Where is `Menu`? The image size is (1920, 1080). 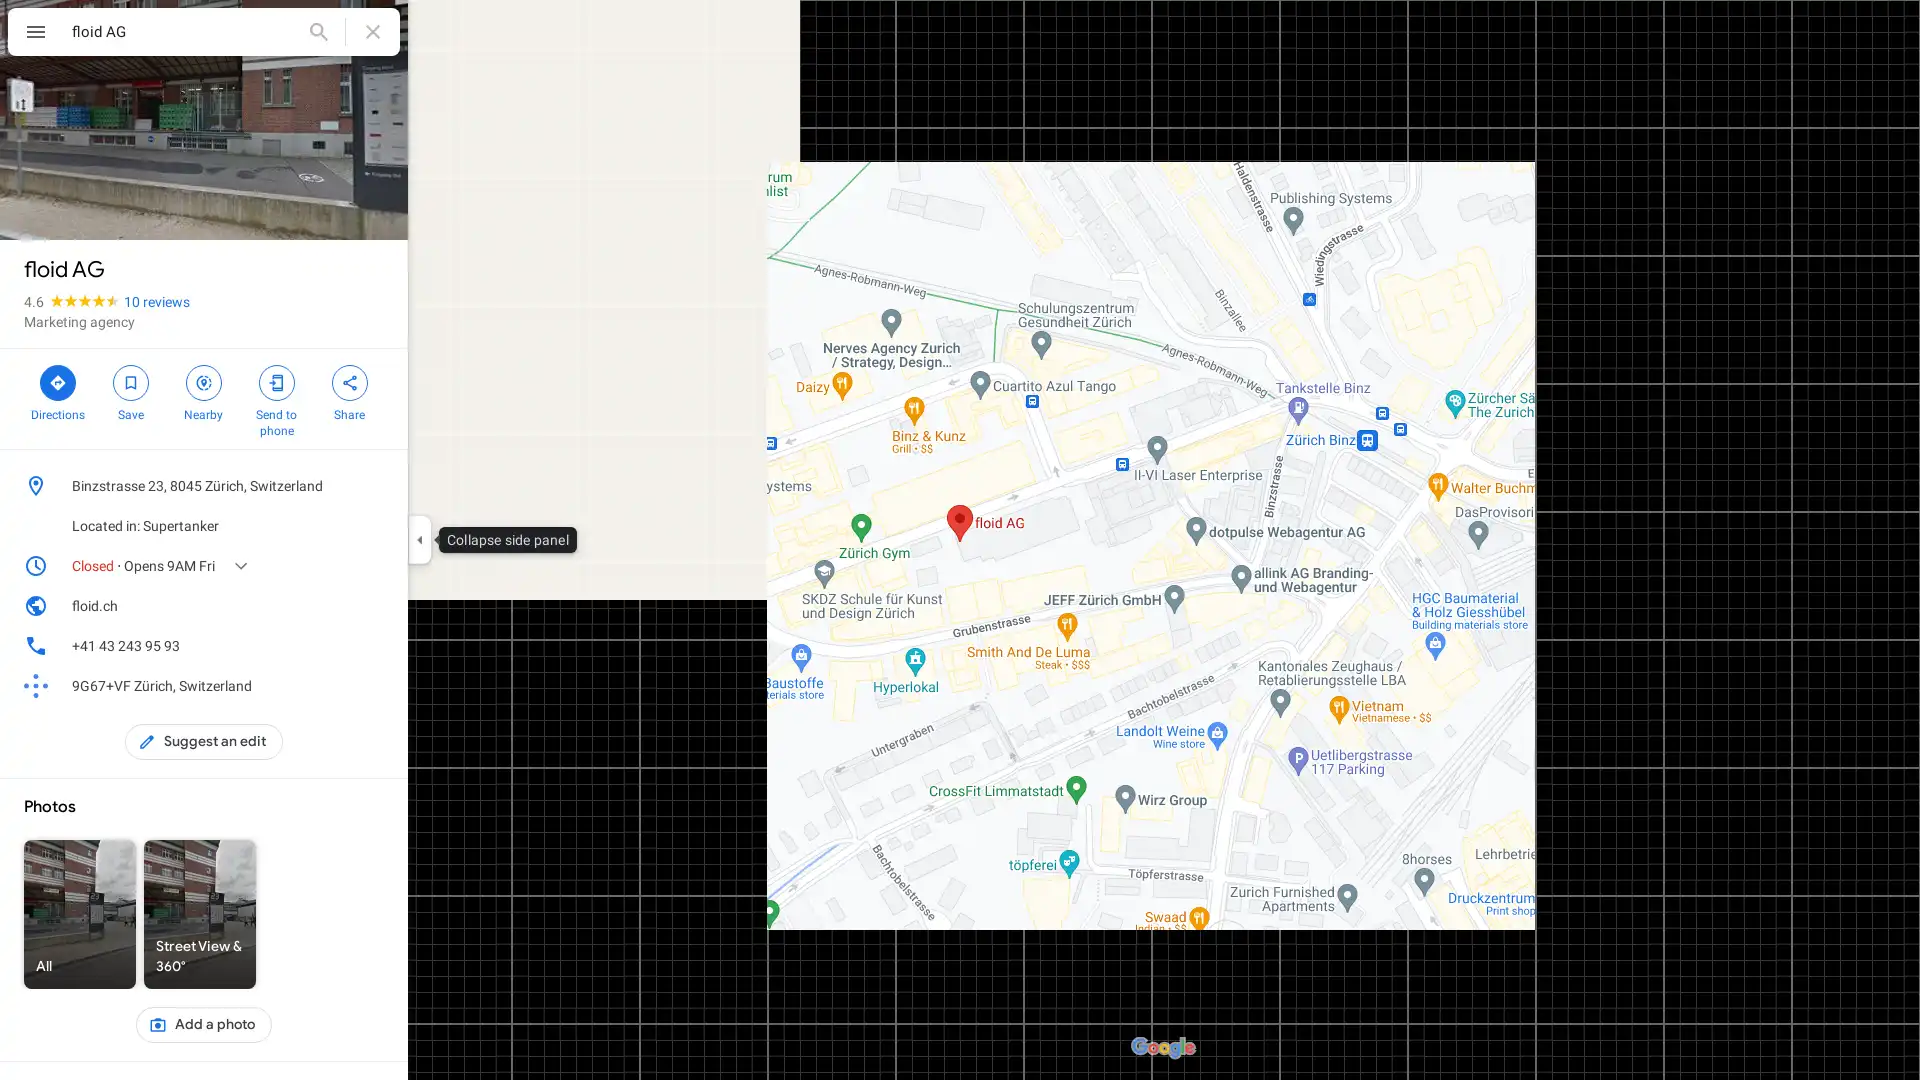
Menu is located at coordinates (35, 34).